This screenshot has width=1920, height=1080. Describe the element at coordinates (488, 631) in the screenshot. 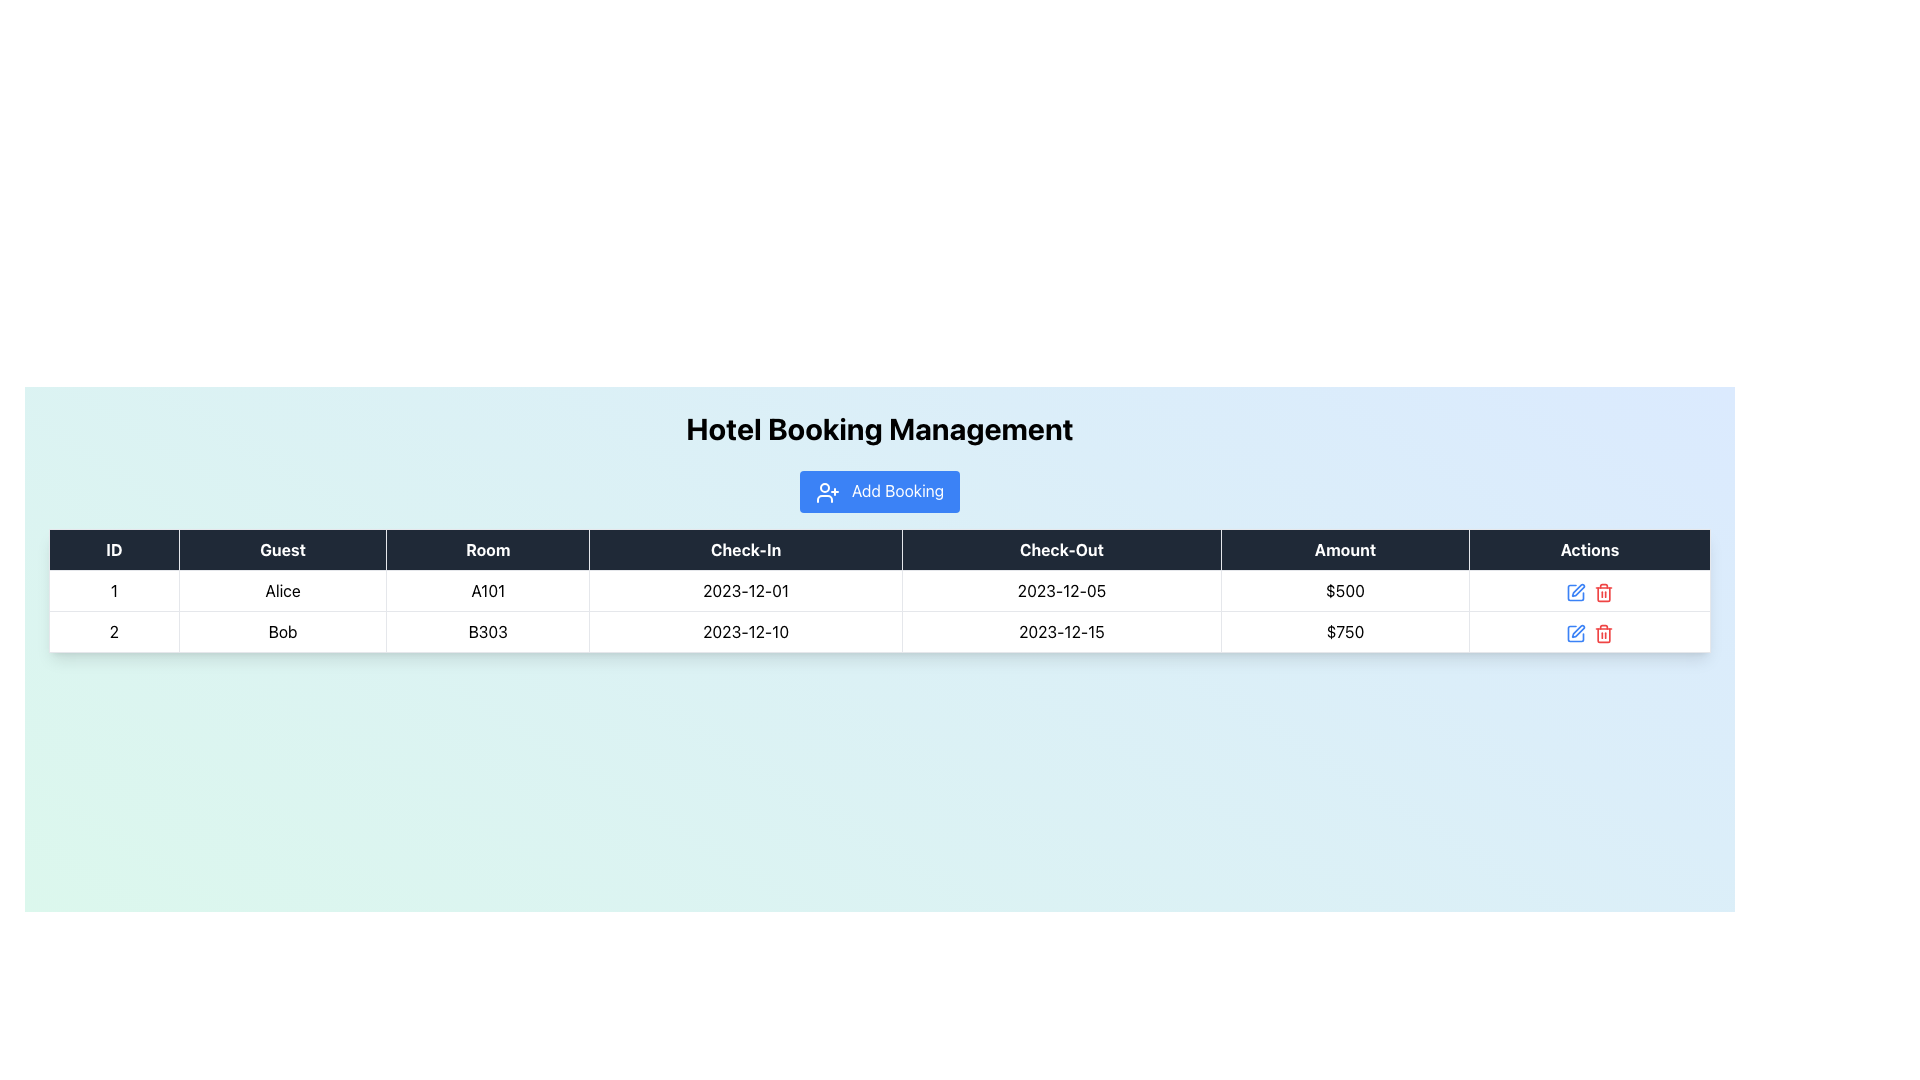

I see `text 'B303' from the table cell located in the third column of the second row, which is situated under the 'Room' label and follows 'Guest: Bob'` at that location.